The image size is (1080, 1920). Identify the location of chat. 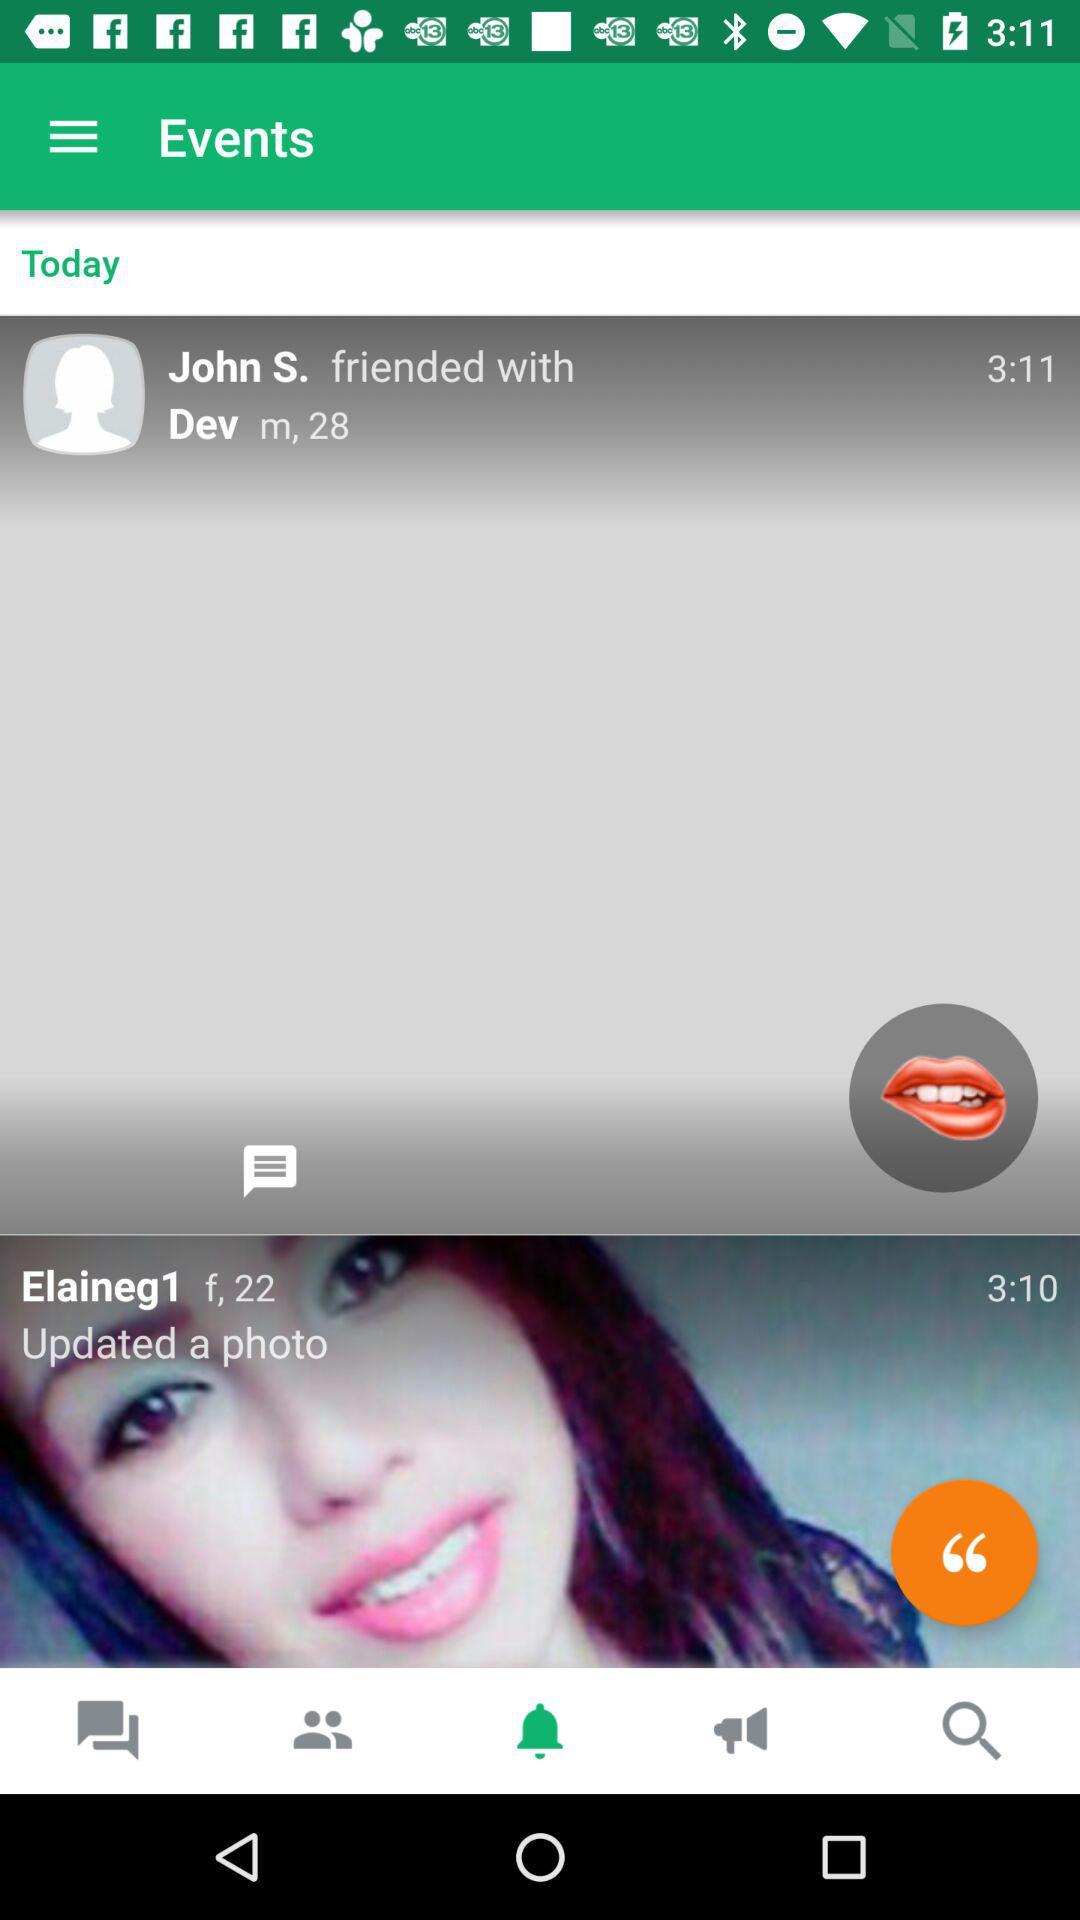
(270, 1171).